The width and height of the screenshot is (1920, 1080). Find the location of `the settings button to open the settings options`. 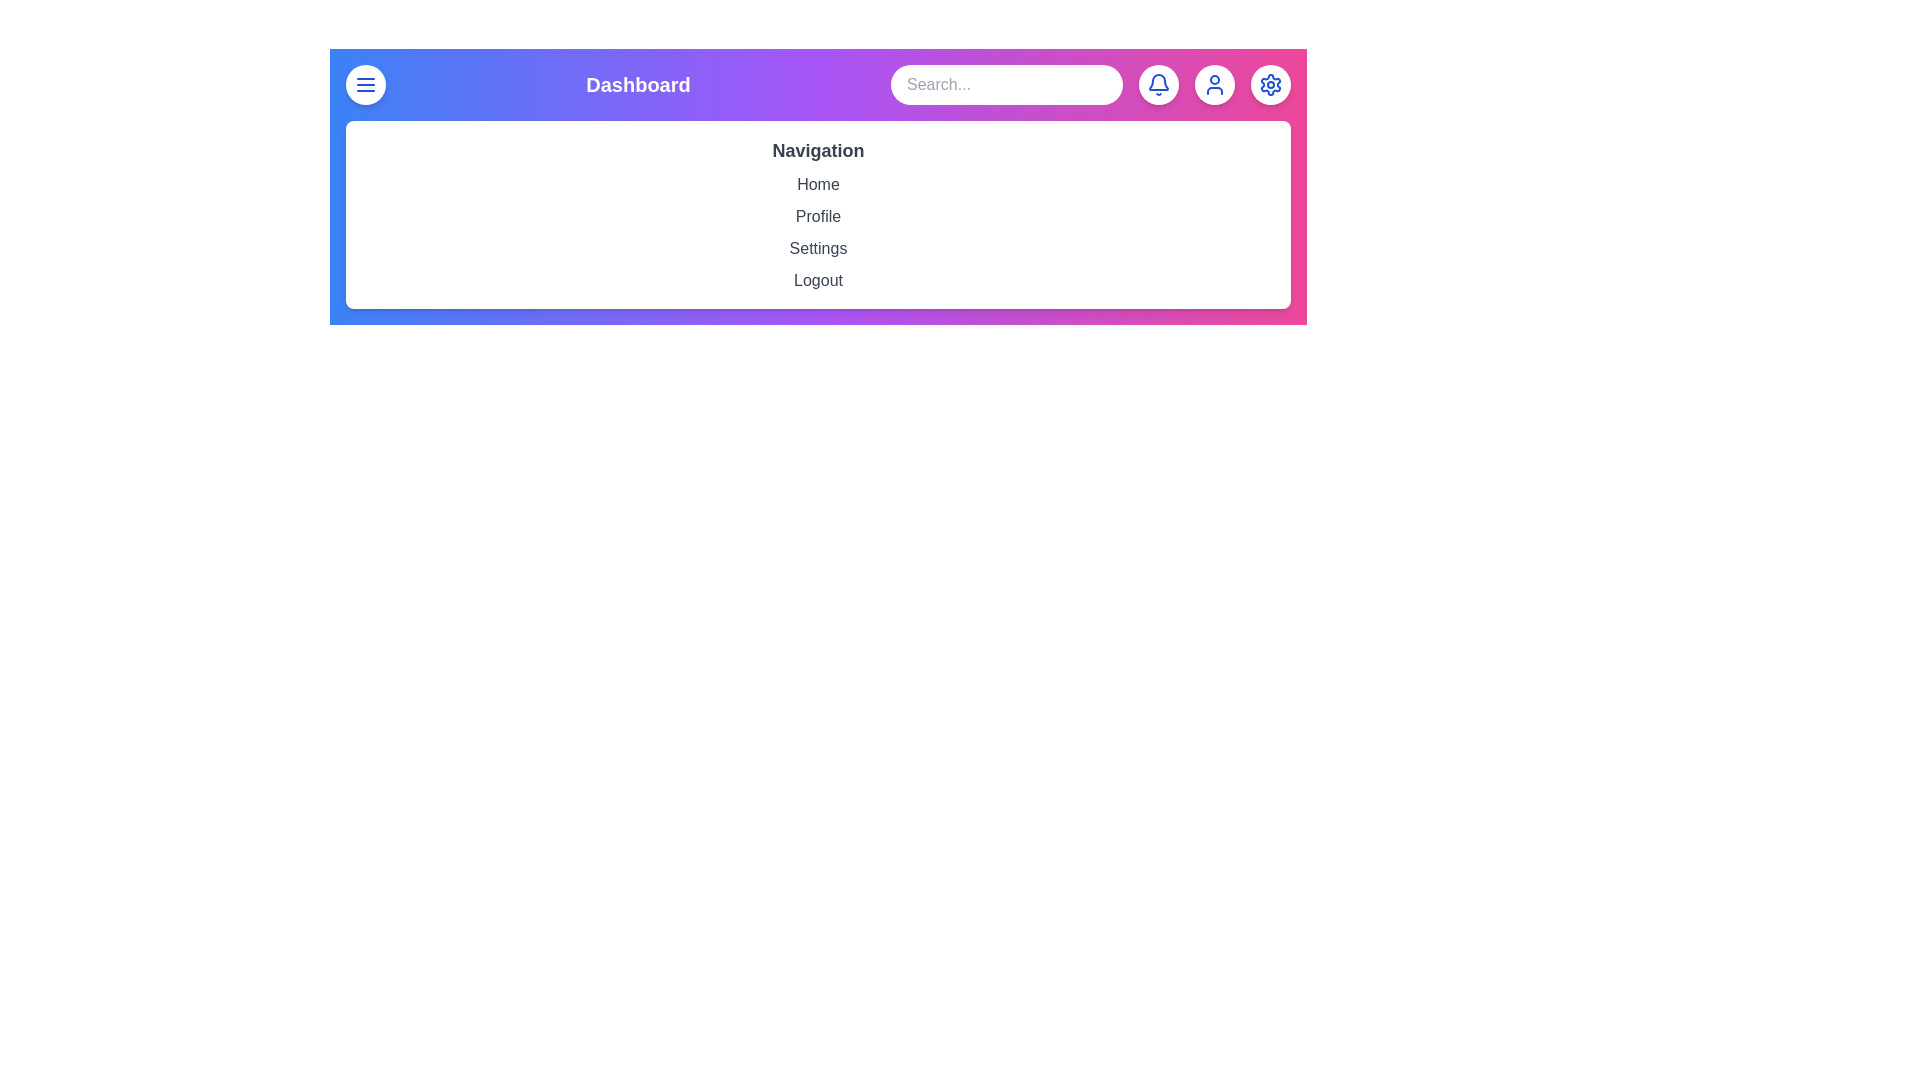

the settings button to open the settings options is located at coordinates (1270, 83).